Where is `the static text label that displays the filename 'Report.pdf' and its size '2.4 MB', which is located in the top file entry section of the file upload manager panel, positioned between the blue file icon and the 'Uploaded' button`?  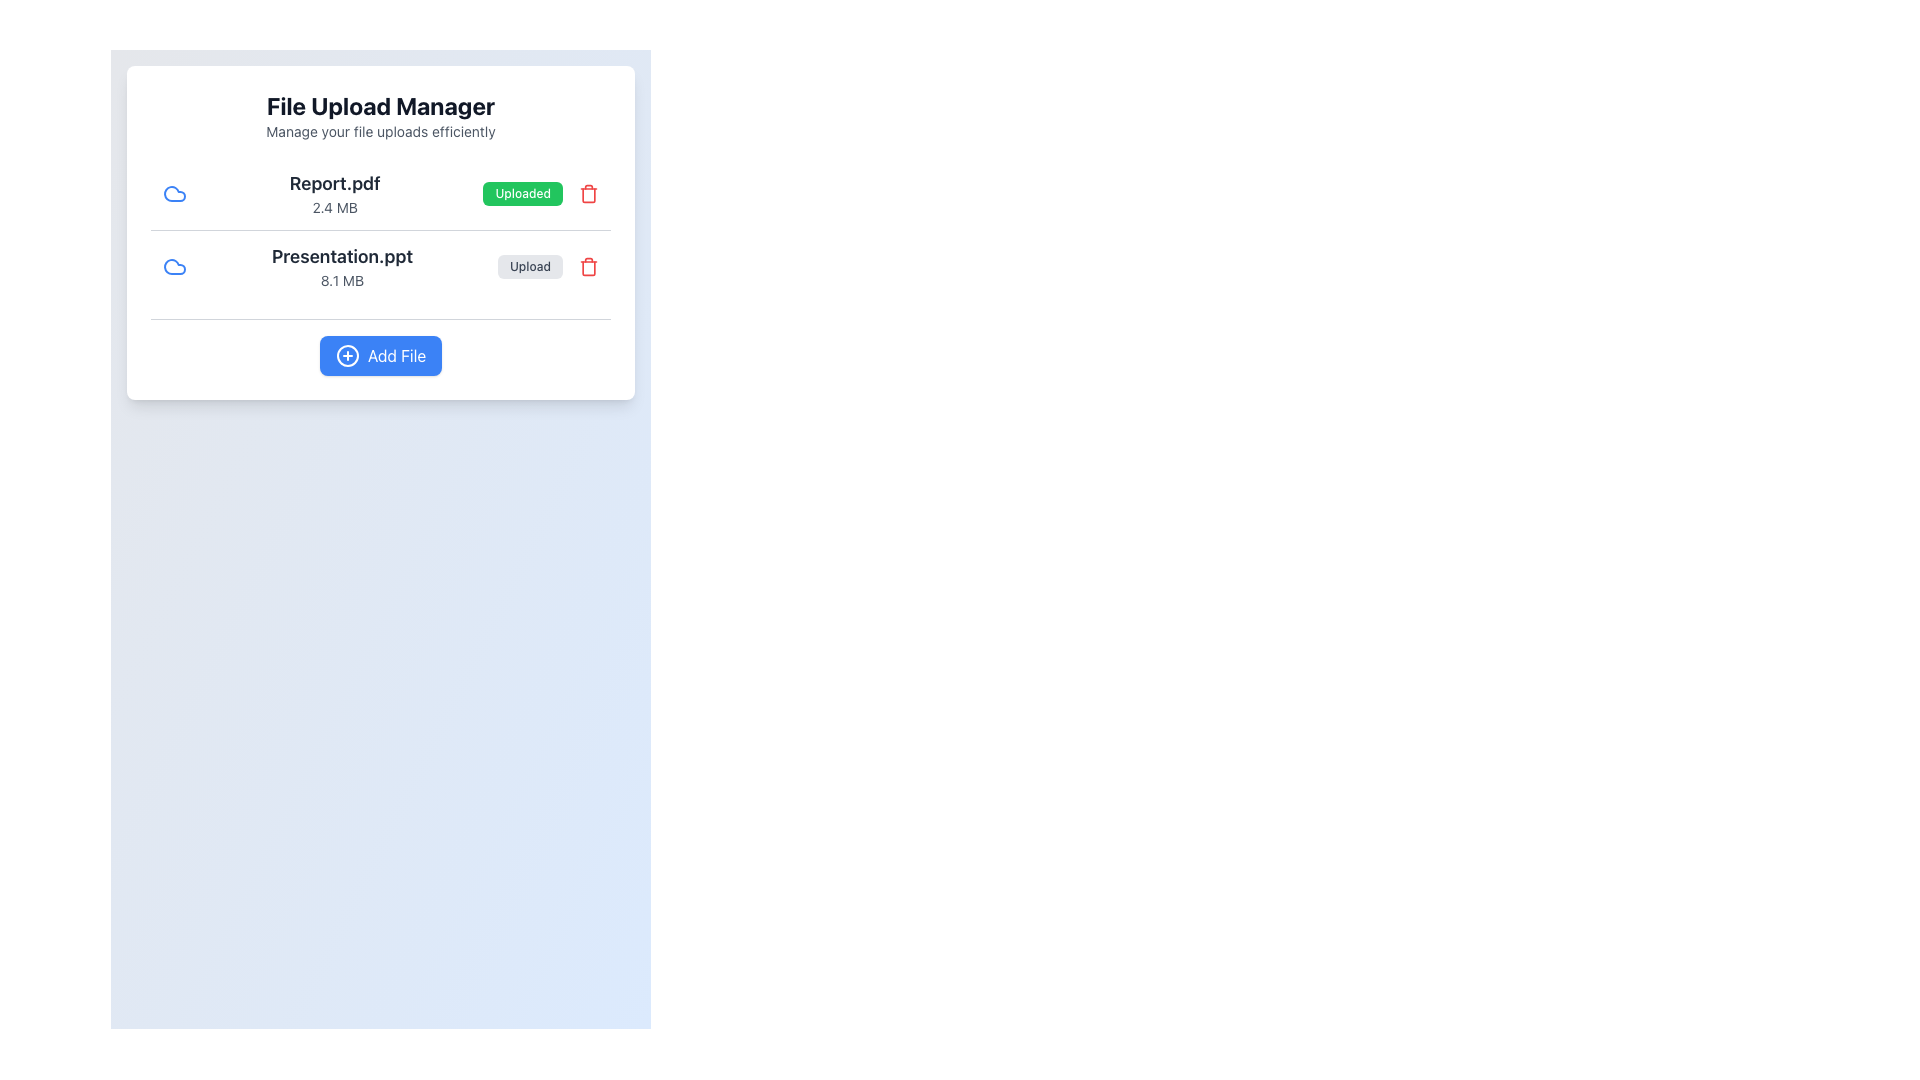 the static text label that displays the filename 'Report.pdf' and its size '2.4 MB', which is located in the top file entry section of the file upload manager panel, positioned between the blue file icon and the 'Uploaded' button is located at coordinates (335, 193).